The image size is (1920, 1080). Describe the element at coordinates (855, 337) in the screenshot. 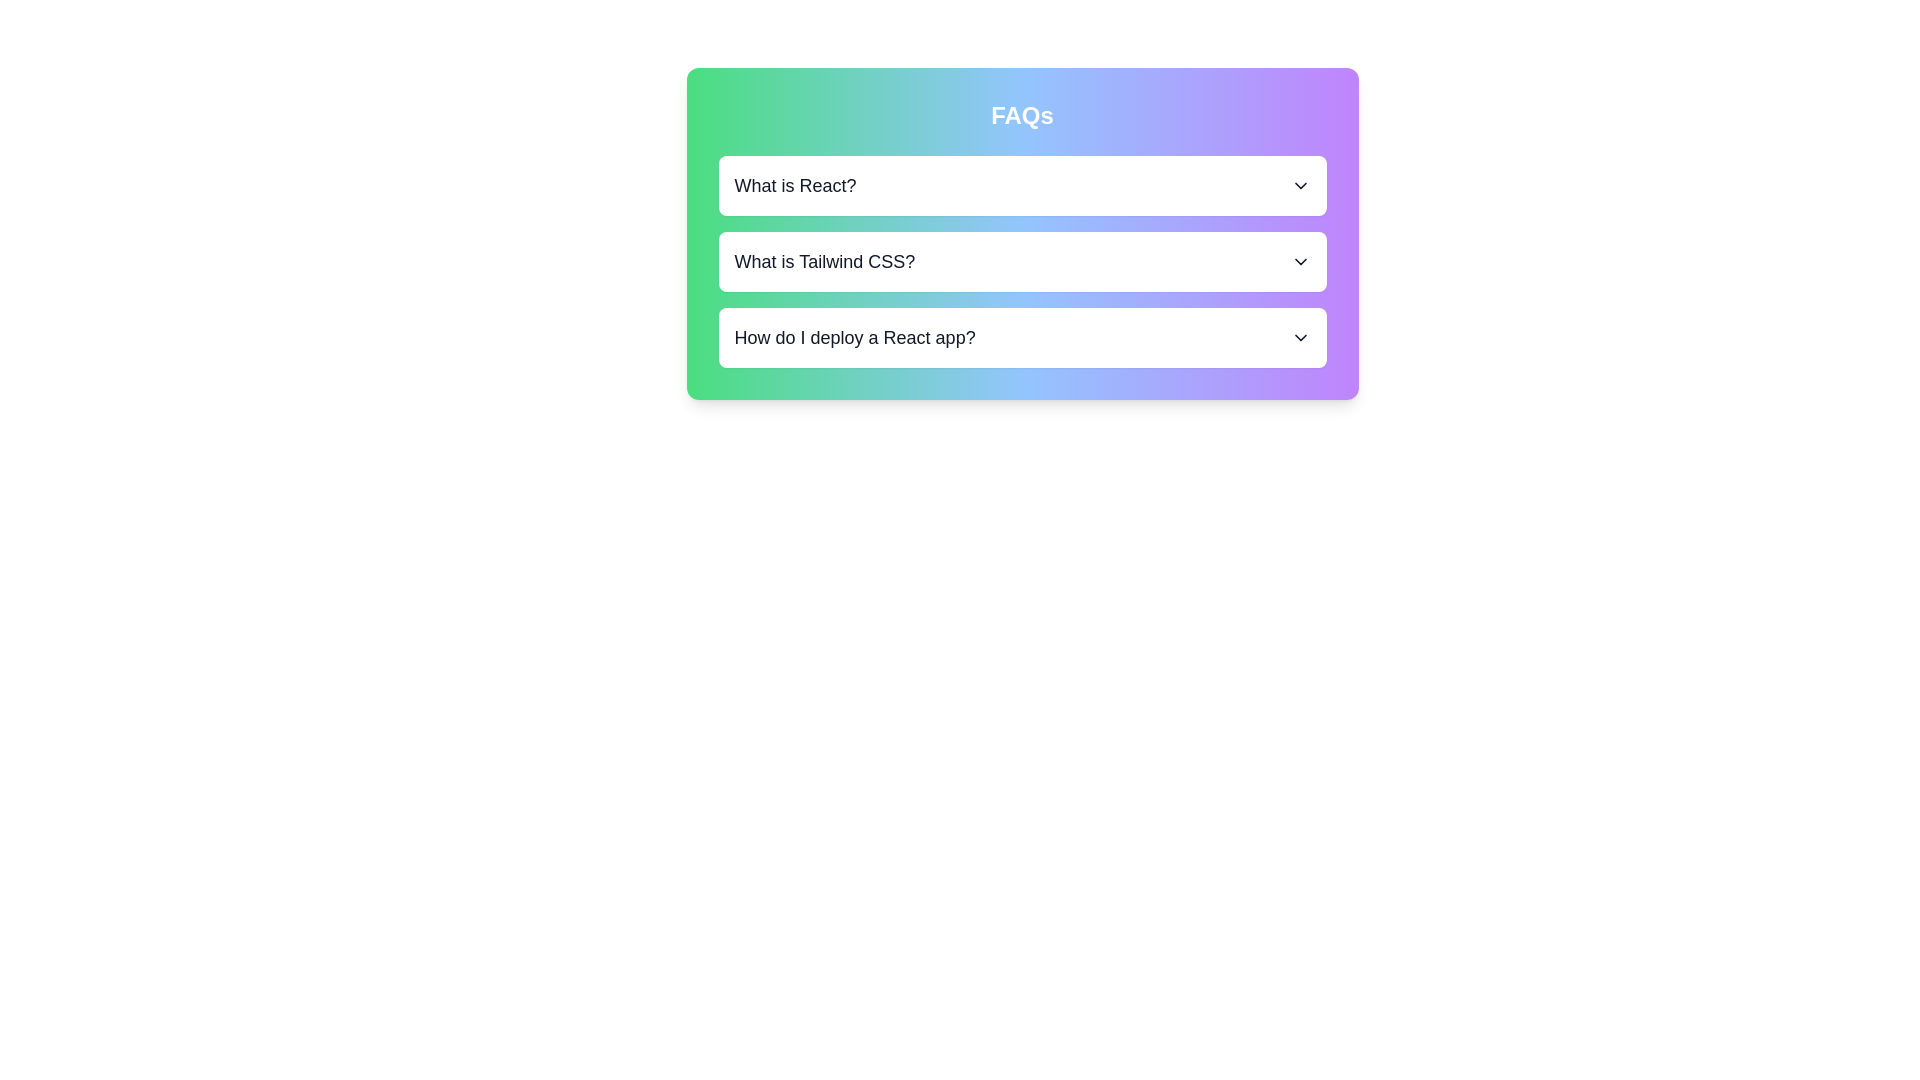

I see `the third FAQ entry title text that indicates the content of the section below` at that location.